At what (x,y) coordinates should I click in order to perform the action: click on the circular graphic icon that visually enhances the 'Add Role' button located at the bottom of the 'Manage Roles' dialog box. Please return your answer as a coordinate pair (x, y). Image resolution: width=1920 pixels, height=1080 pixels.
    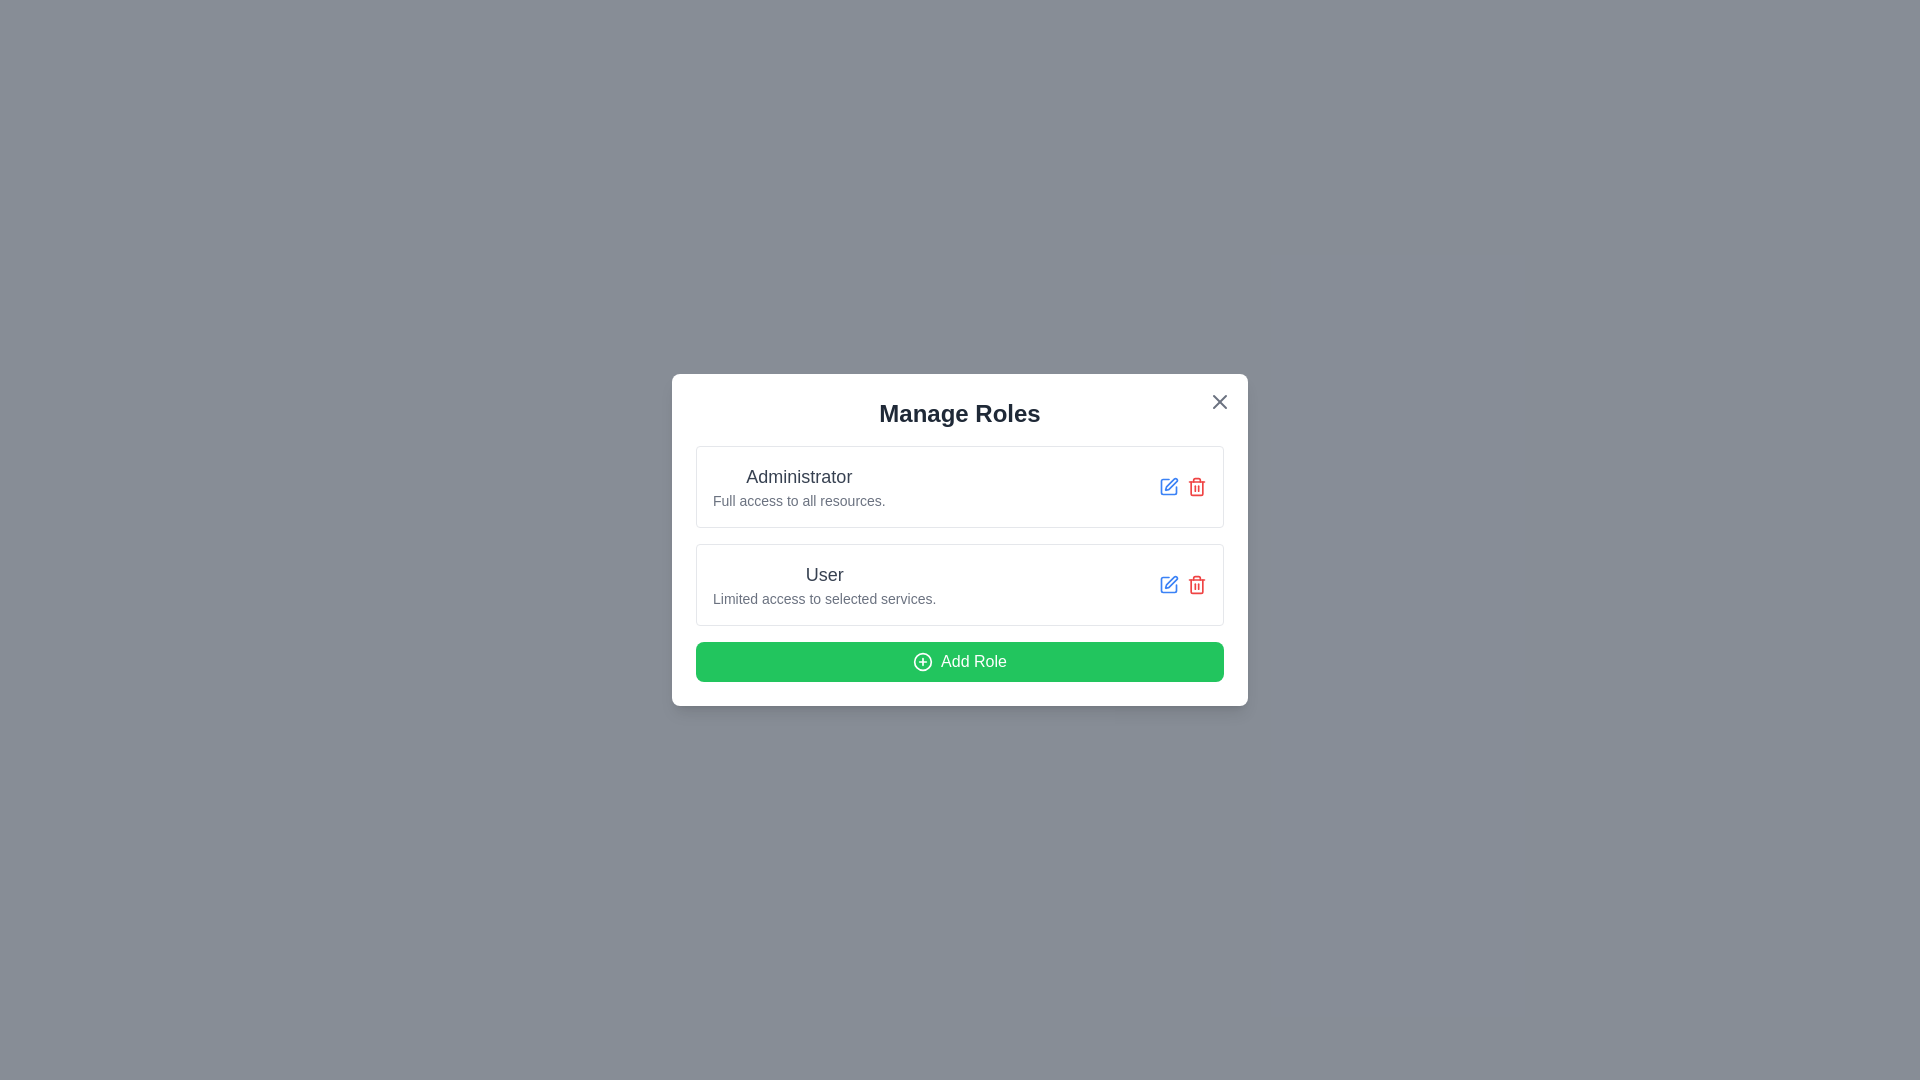
    Looking at the image, I should click on (922, 662).